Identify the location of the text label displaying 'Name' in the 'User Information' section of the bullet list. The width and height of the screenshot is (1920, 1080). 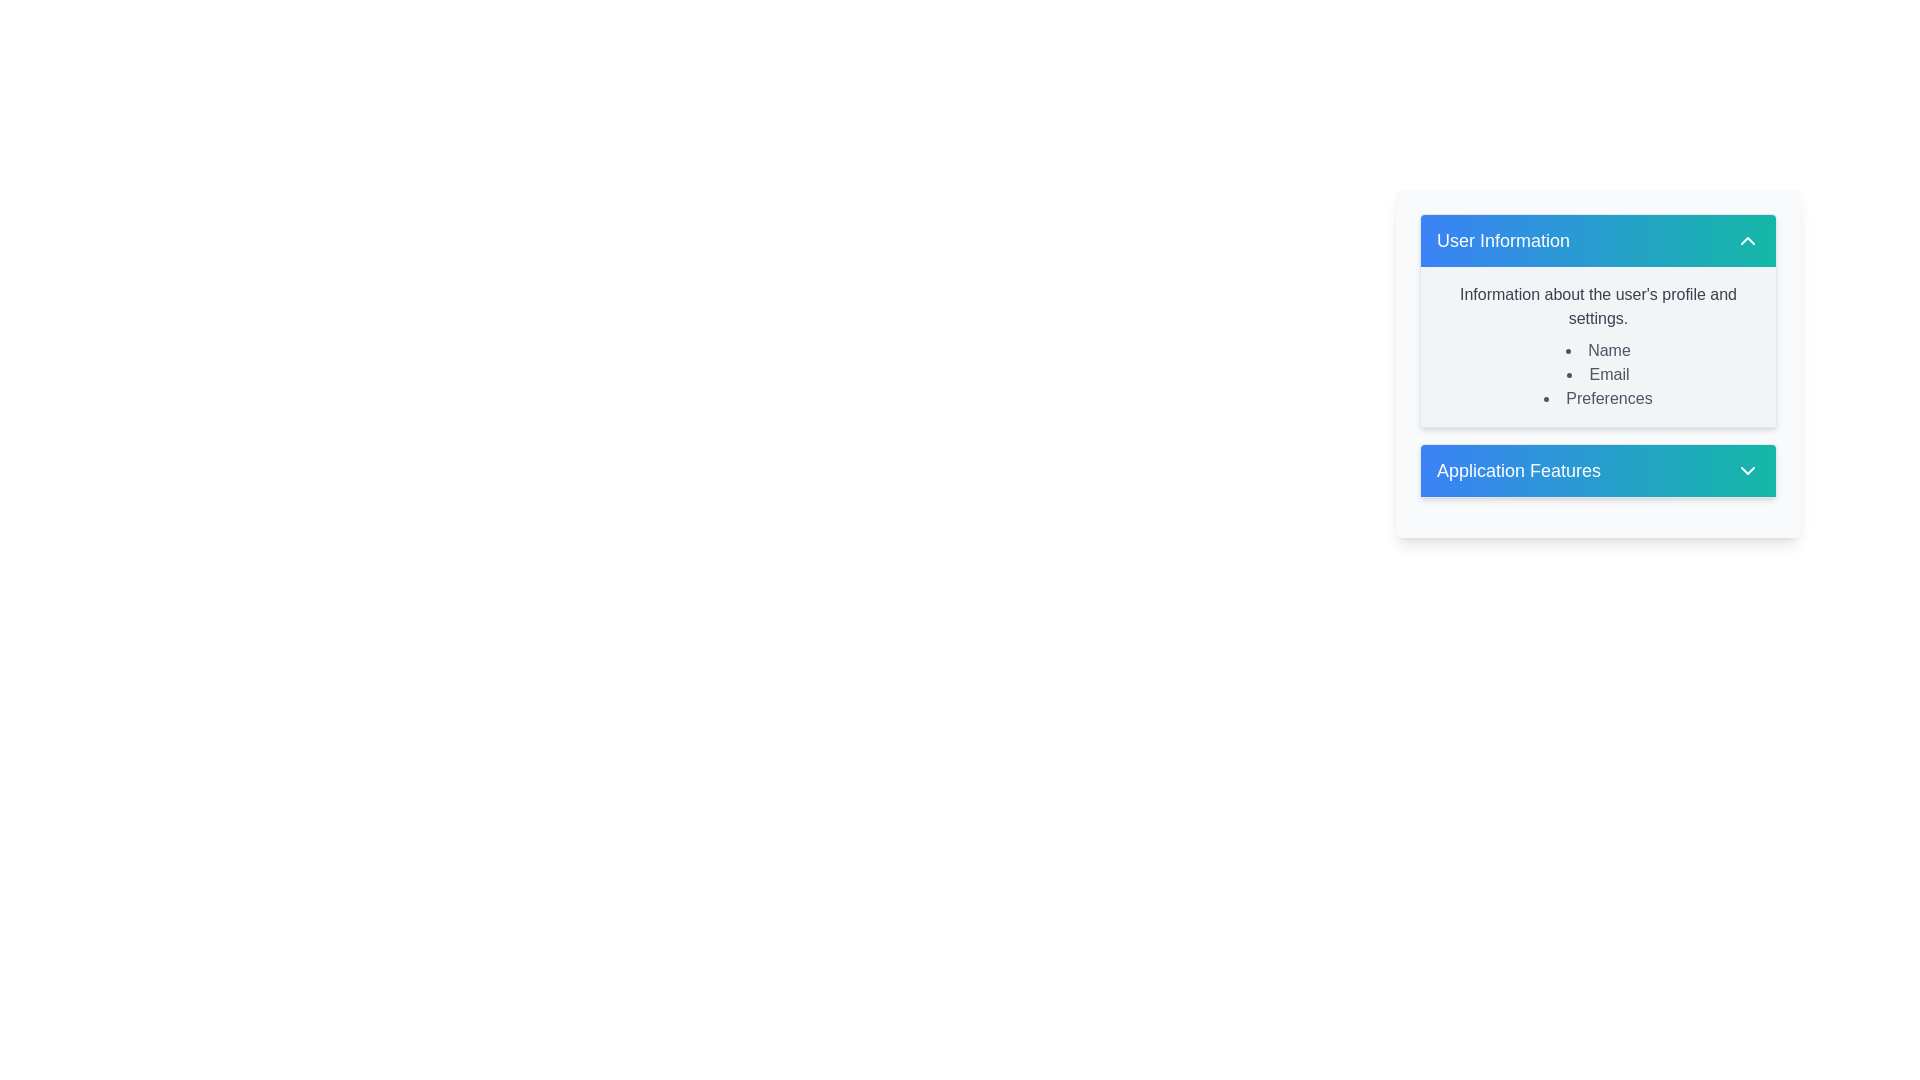
(1597, 350).